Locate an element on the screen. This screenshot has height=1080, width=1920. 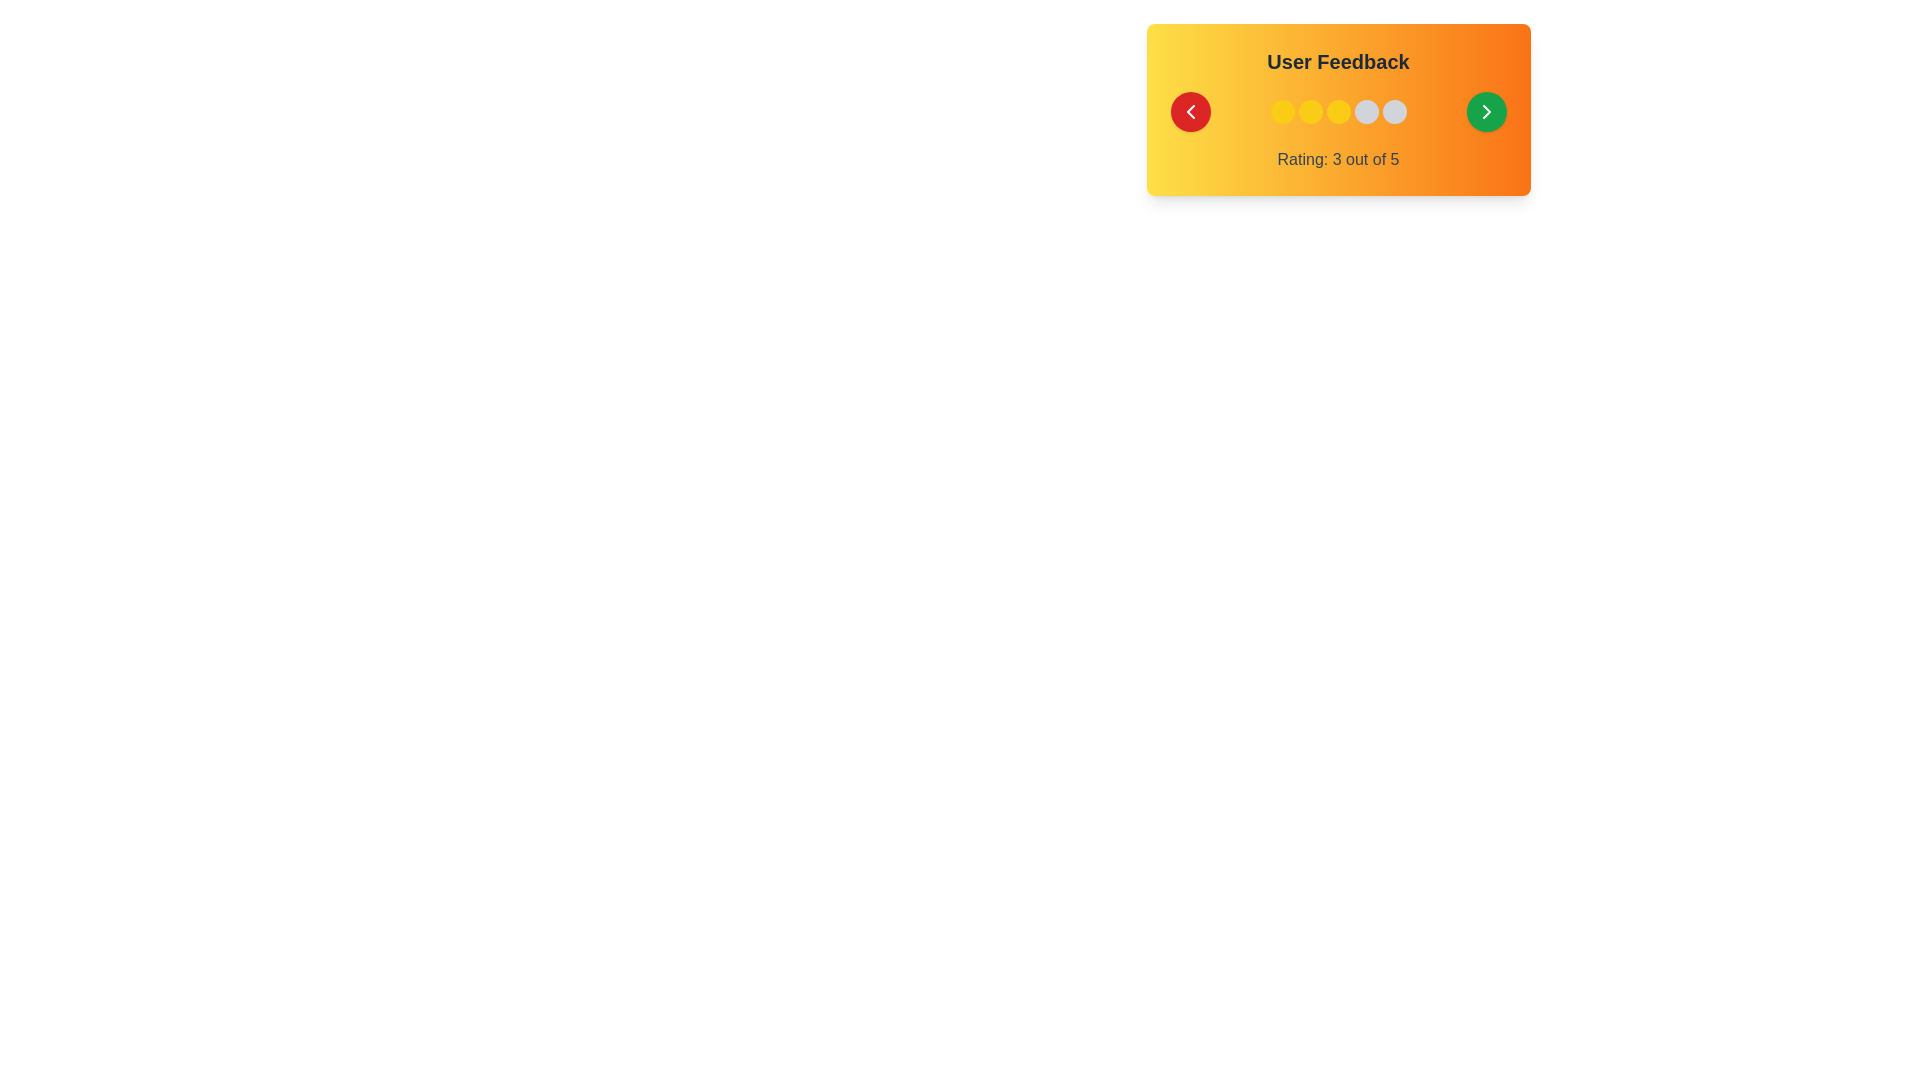
the green circular button with a white chevron icon is located at coordinates (1486, 111).